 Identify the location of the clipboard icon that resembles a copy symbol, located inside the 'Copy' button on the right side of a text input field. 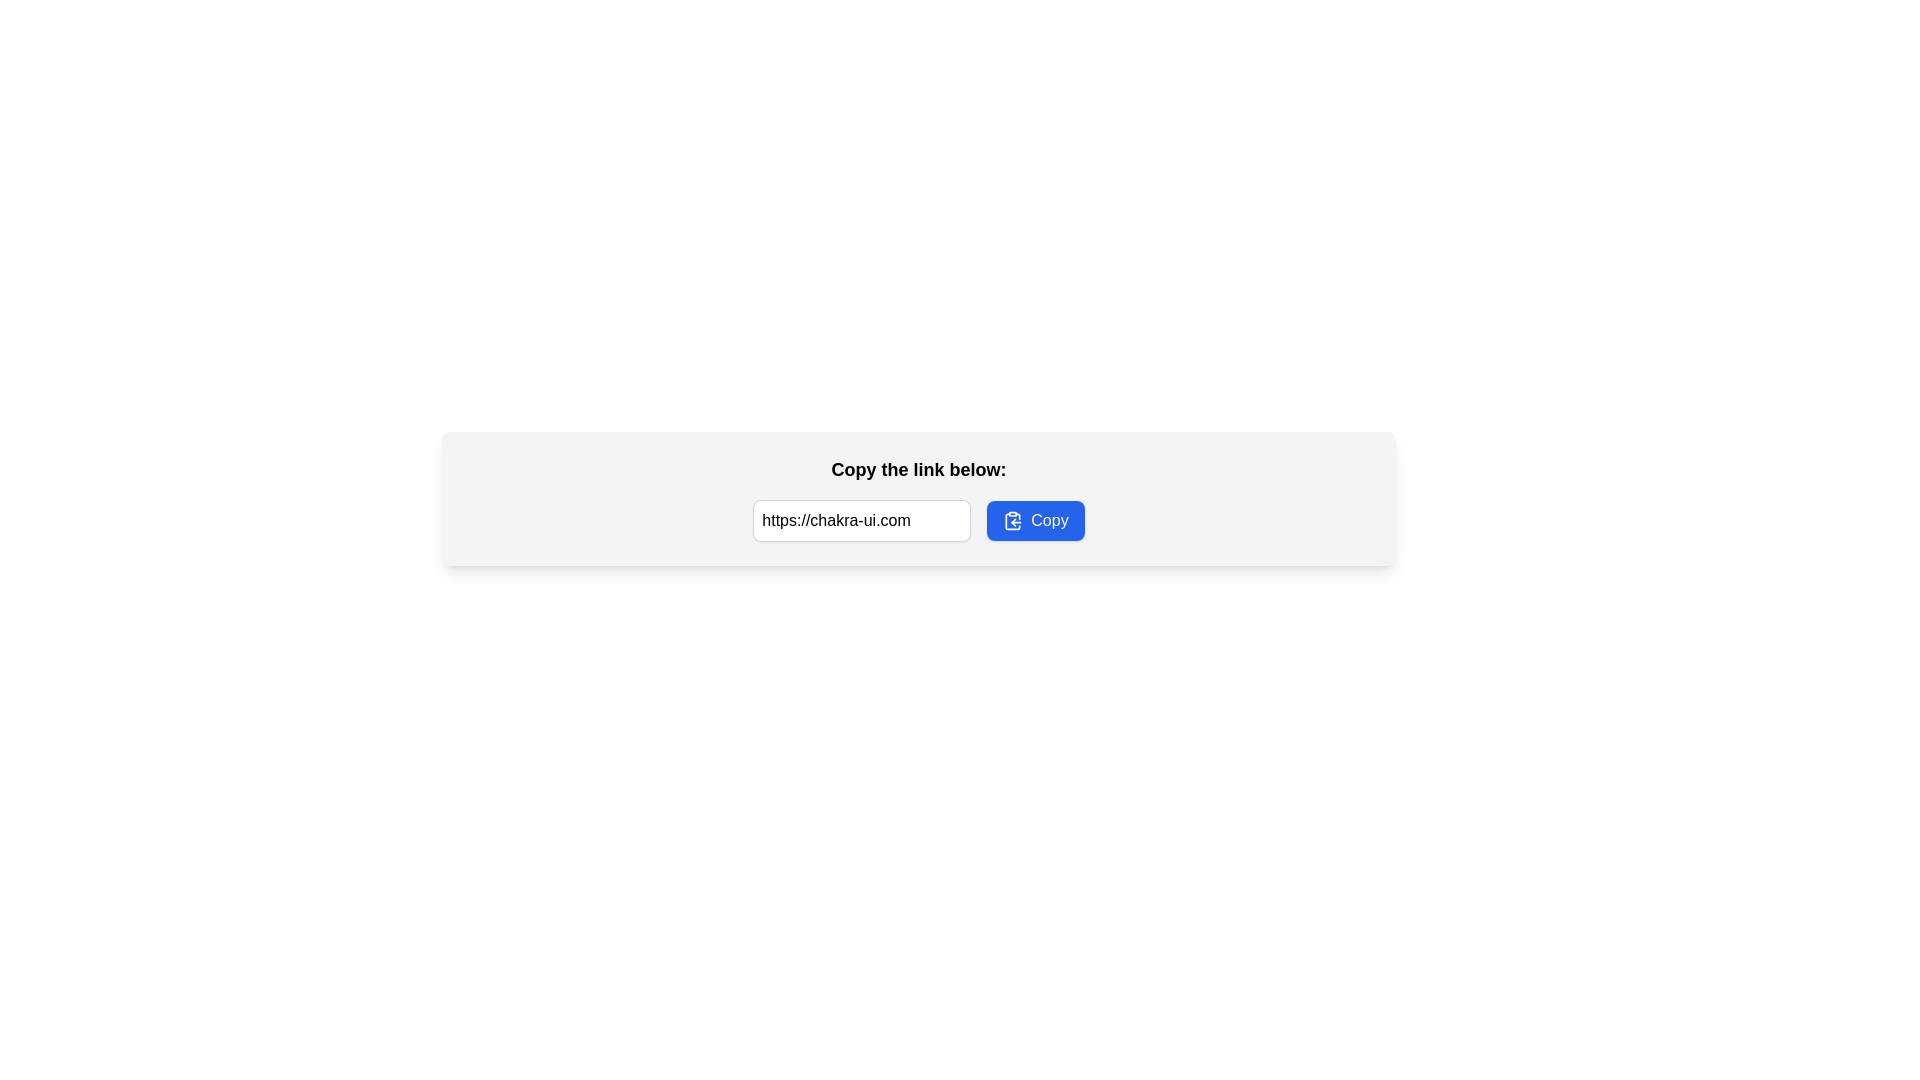
(1013, 519).